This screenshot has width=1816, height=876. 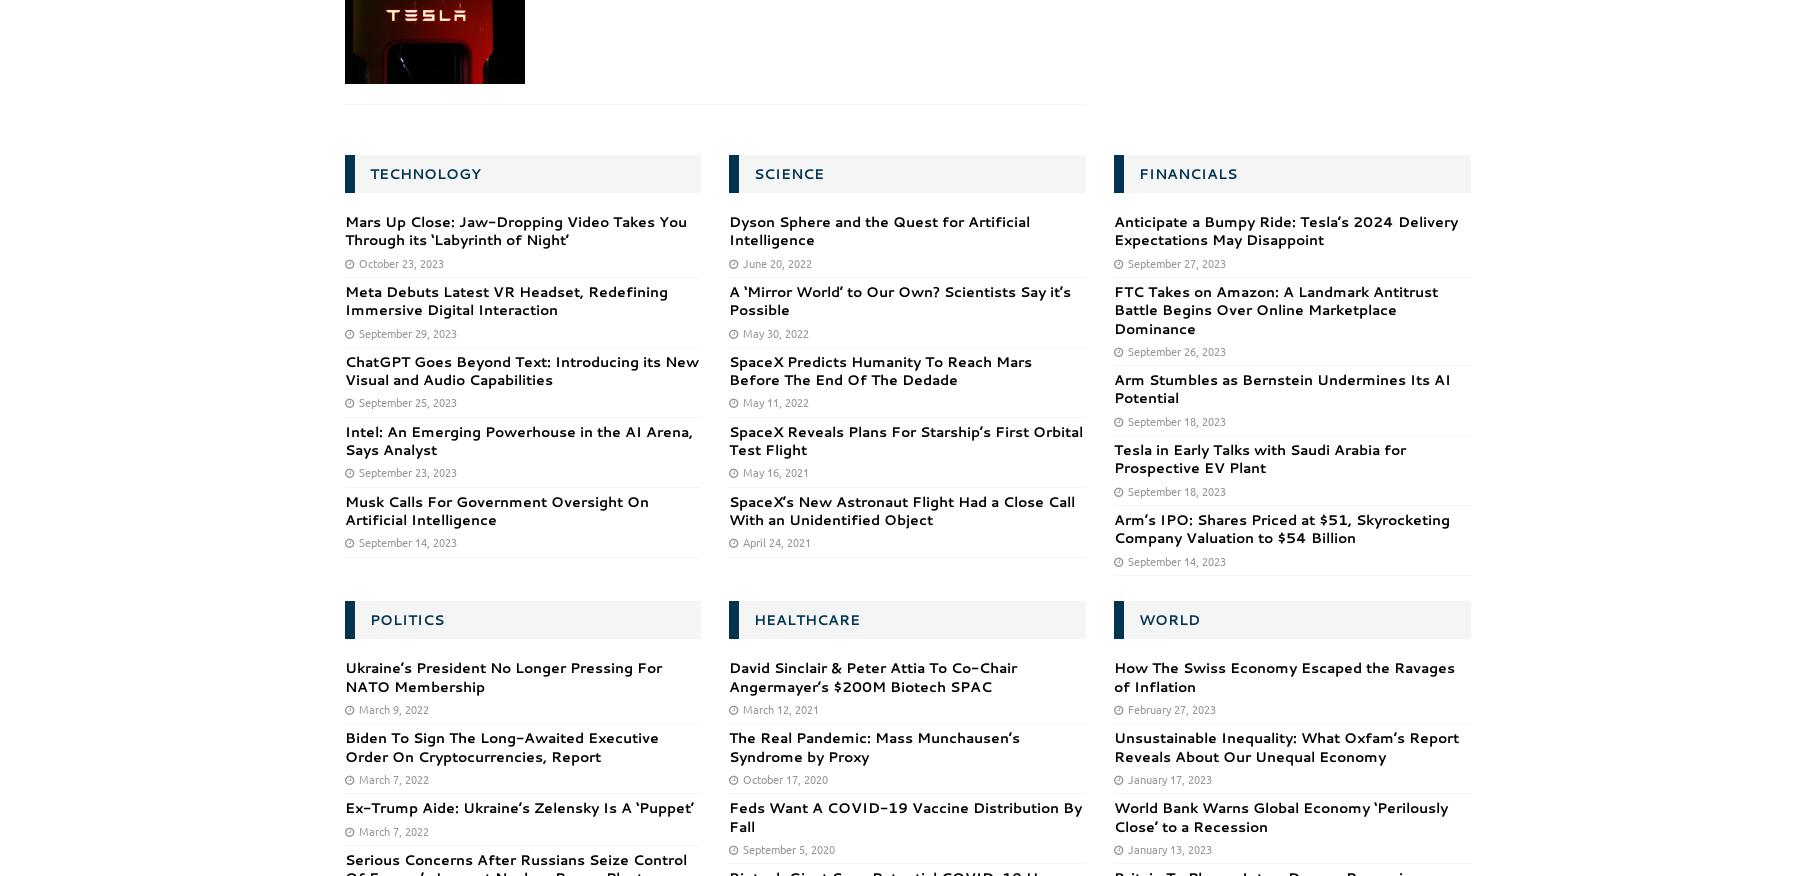 I want to click on 'September 25, 2023', so click(x=405, y=401).